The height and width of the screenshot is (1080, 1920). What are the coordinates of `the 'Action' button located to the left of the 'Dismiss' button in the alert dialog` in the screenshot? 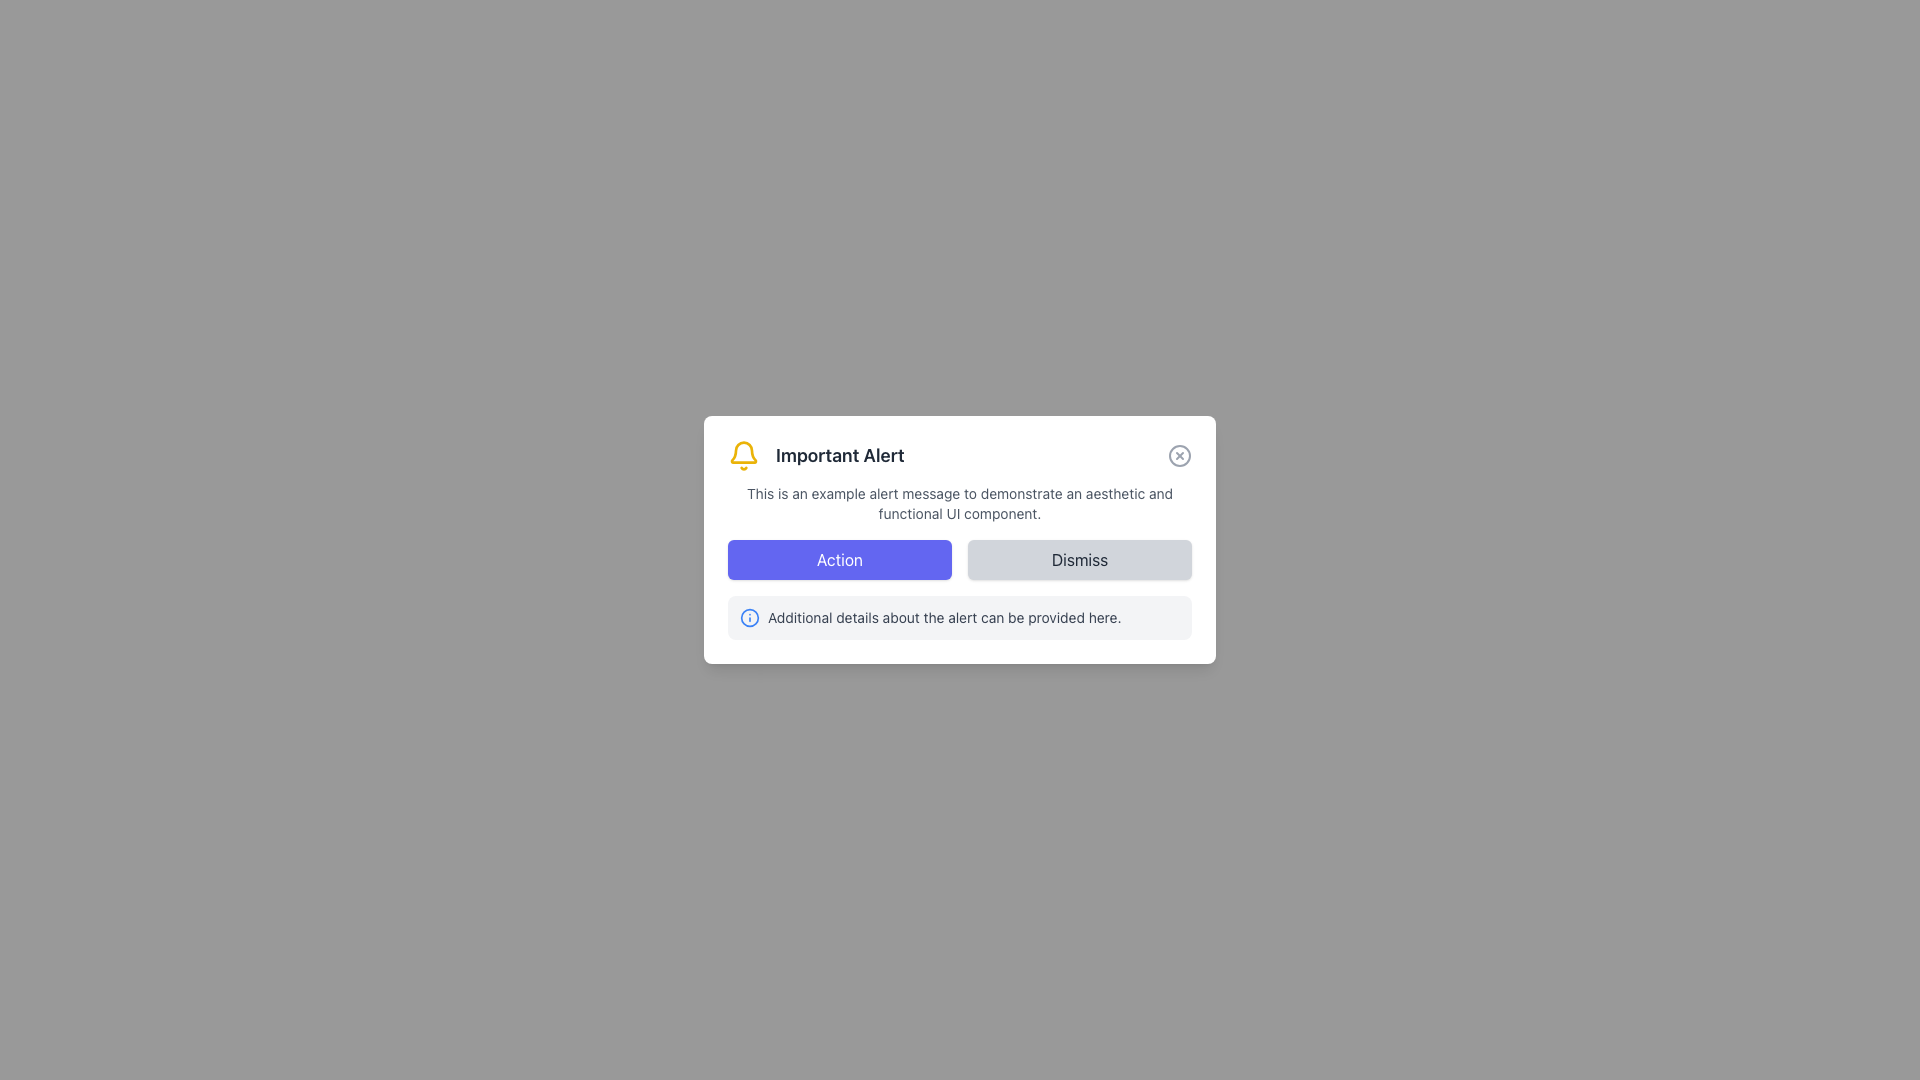 It's located at (840, 559).